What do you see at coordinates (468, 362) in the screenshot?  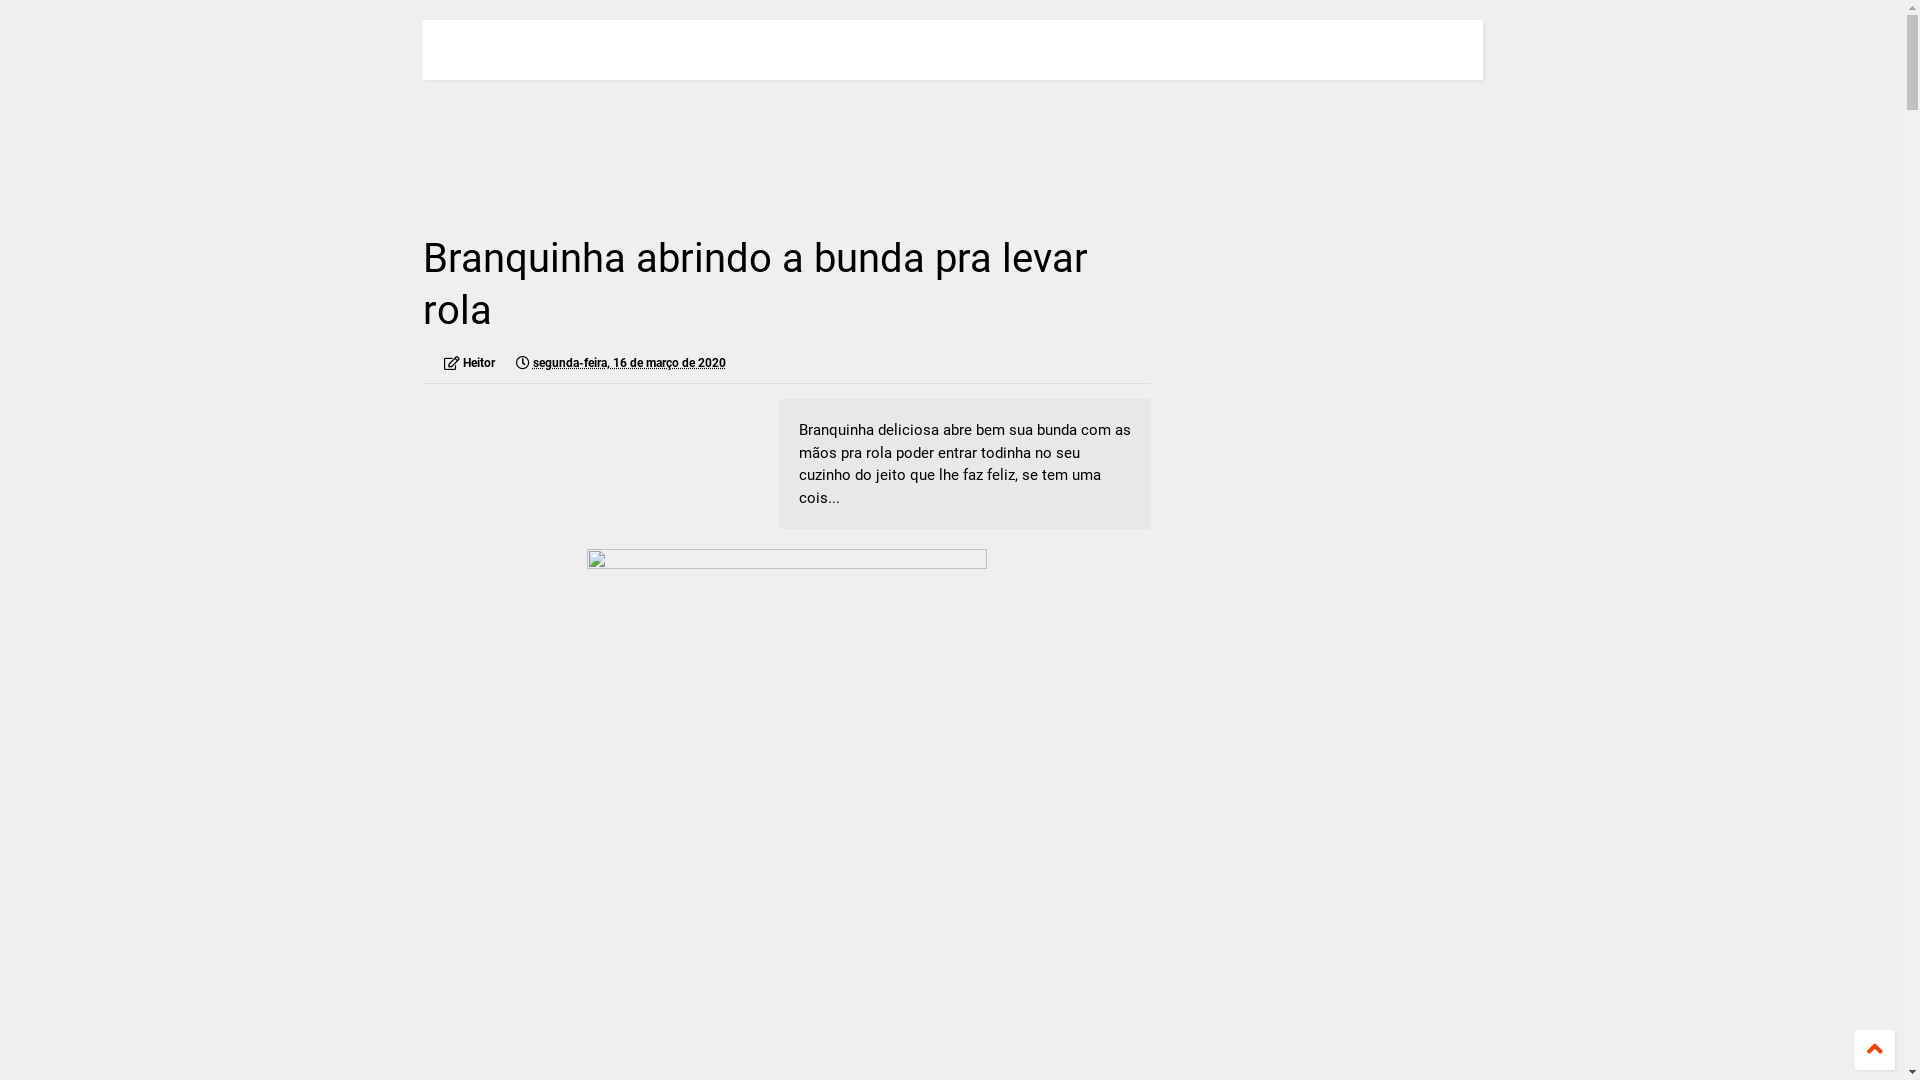 I see `'Heitor'` at bounding box center [468, 362].